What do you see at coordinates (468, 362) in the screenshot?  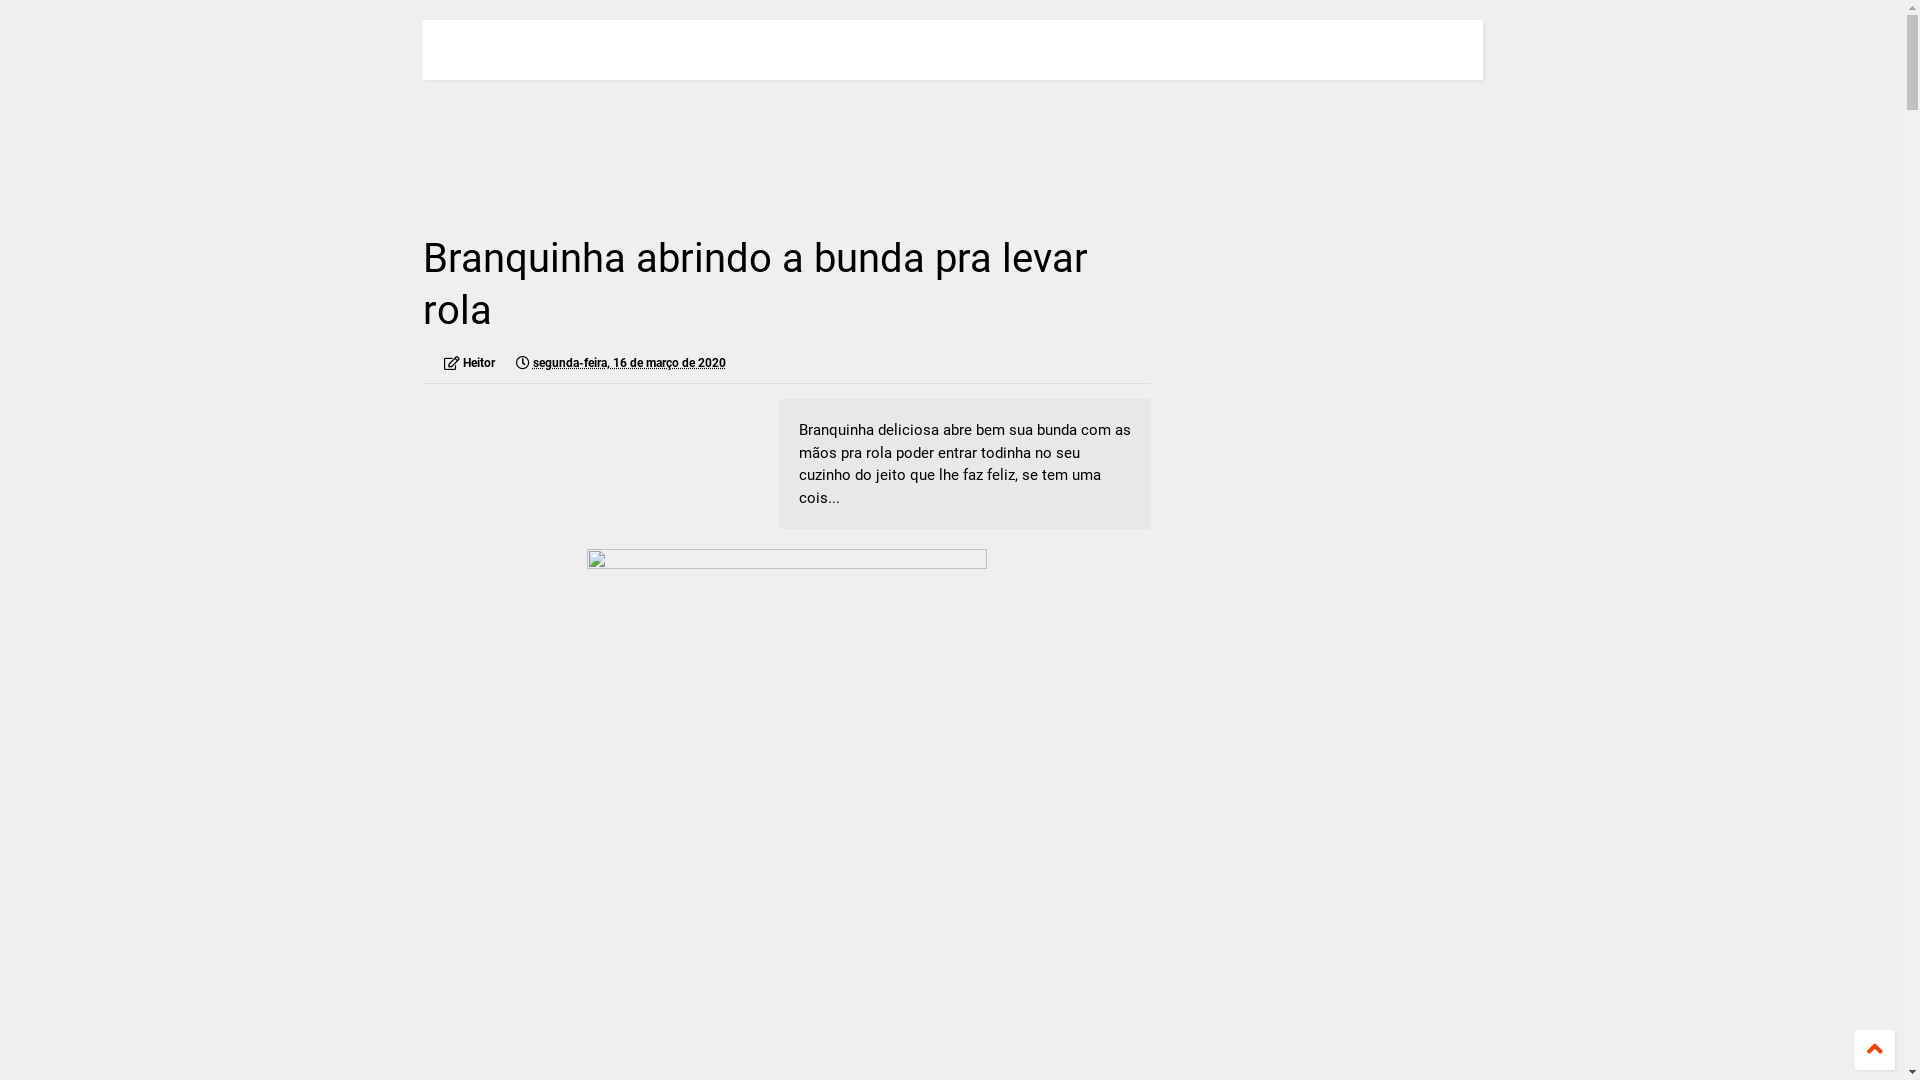 I see `'Heitor'` at bounding box center [468, 362].